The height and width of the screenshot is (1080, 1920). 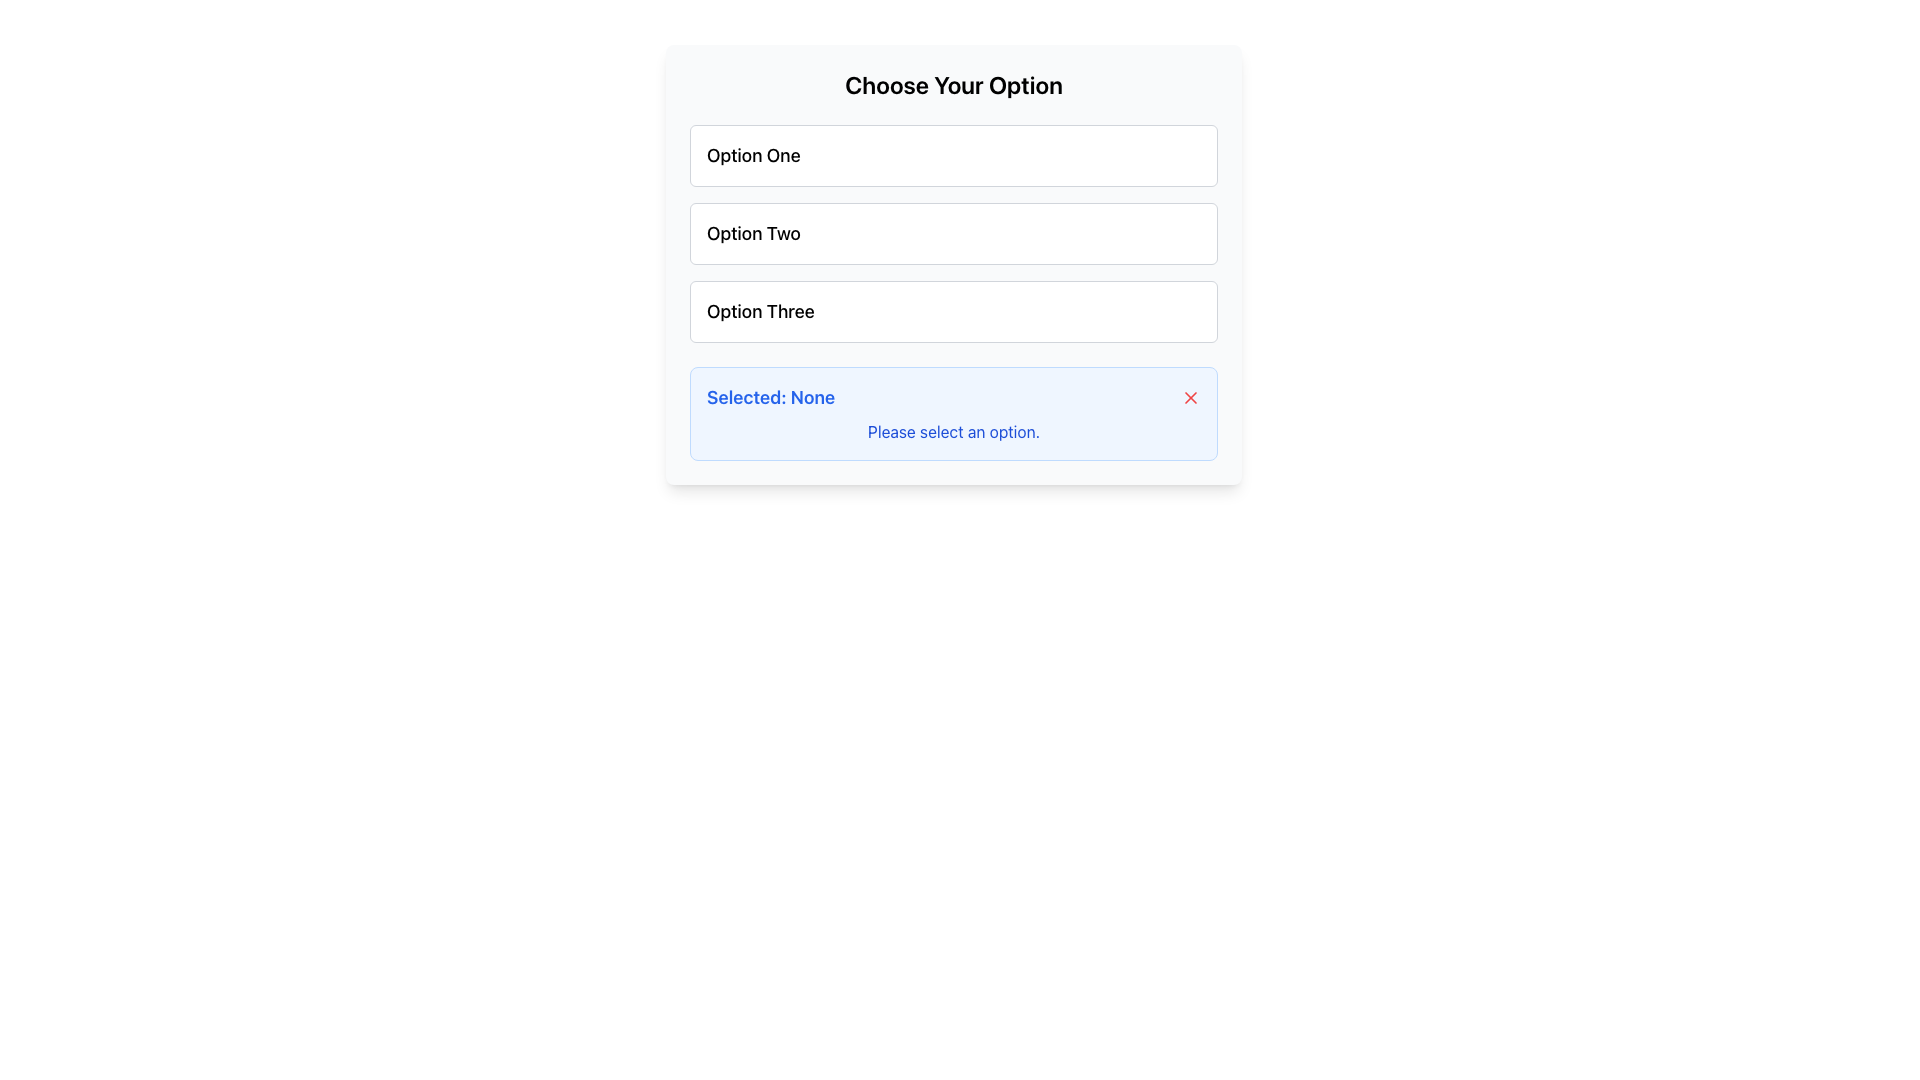 I want to click on the 'Option One' text label, which is a bold label part of the selection interface under 'Choose Your Option', so click(x=752, y=154).